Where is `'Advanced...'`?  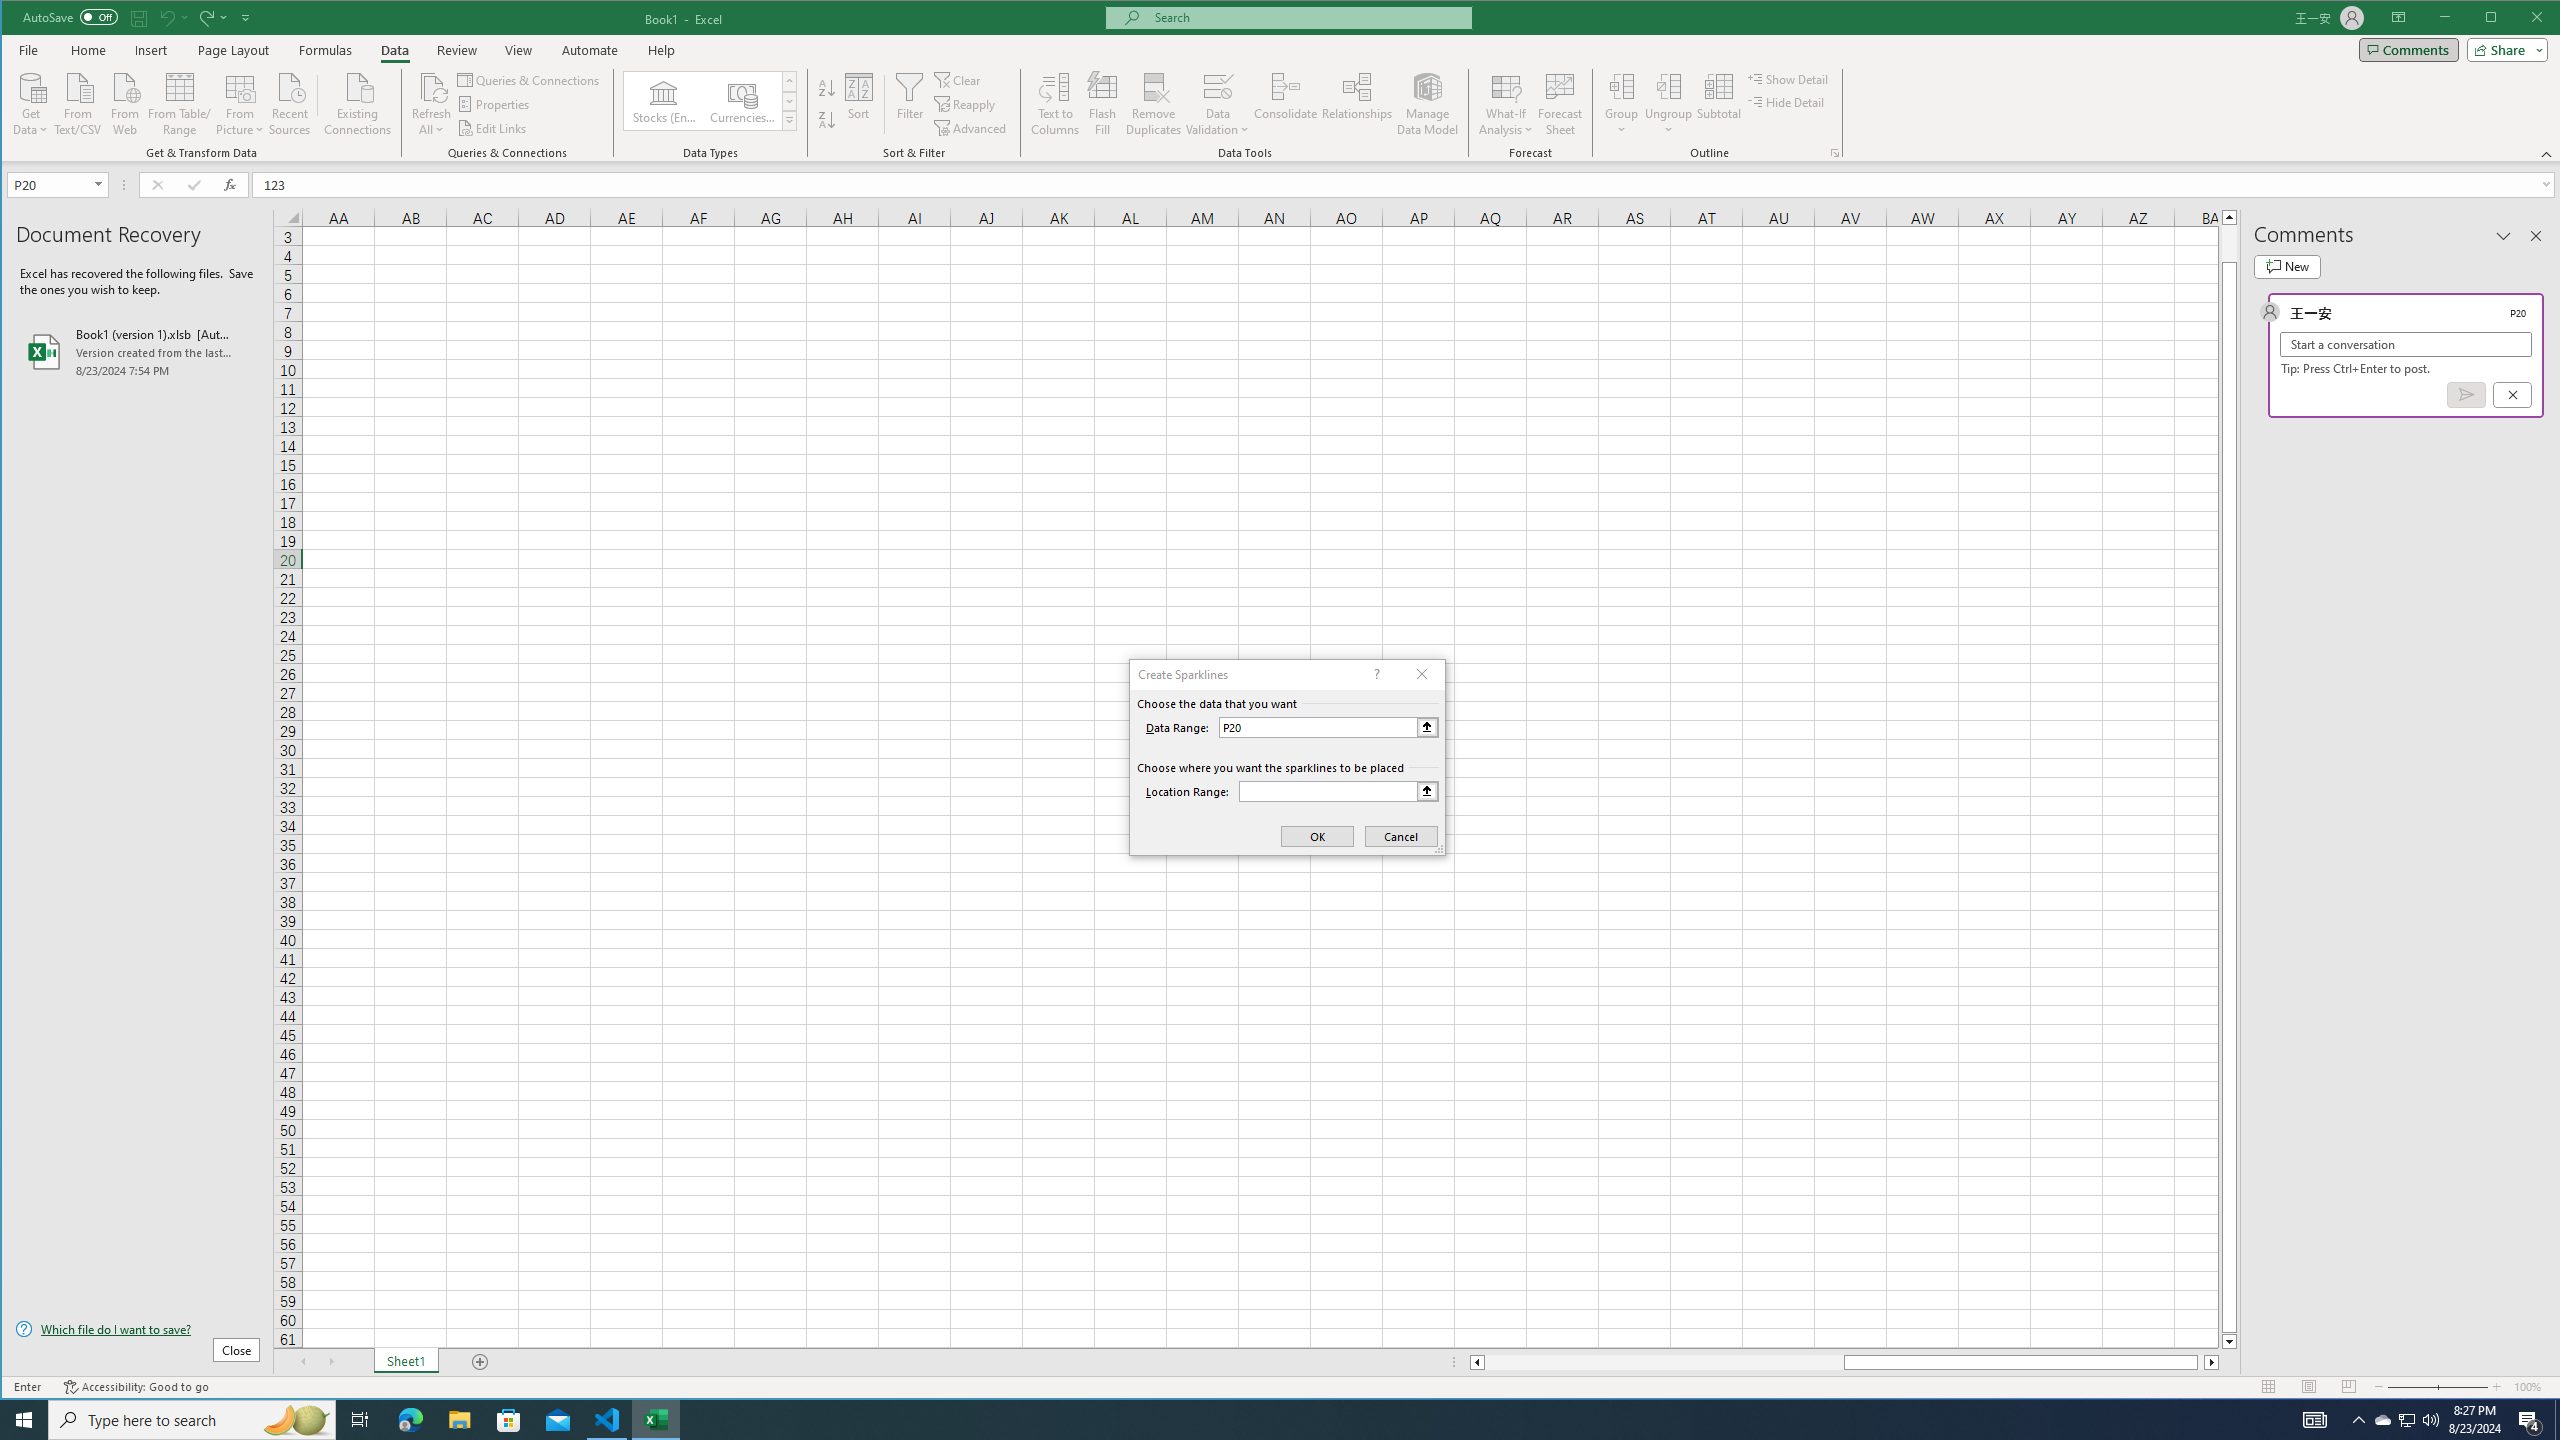
'Advanced...' is located at coordinates (971, 127).